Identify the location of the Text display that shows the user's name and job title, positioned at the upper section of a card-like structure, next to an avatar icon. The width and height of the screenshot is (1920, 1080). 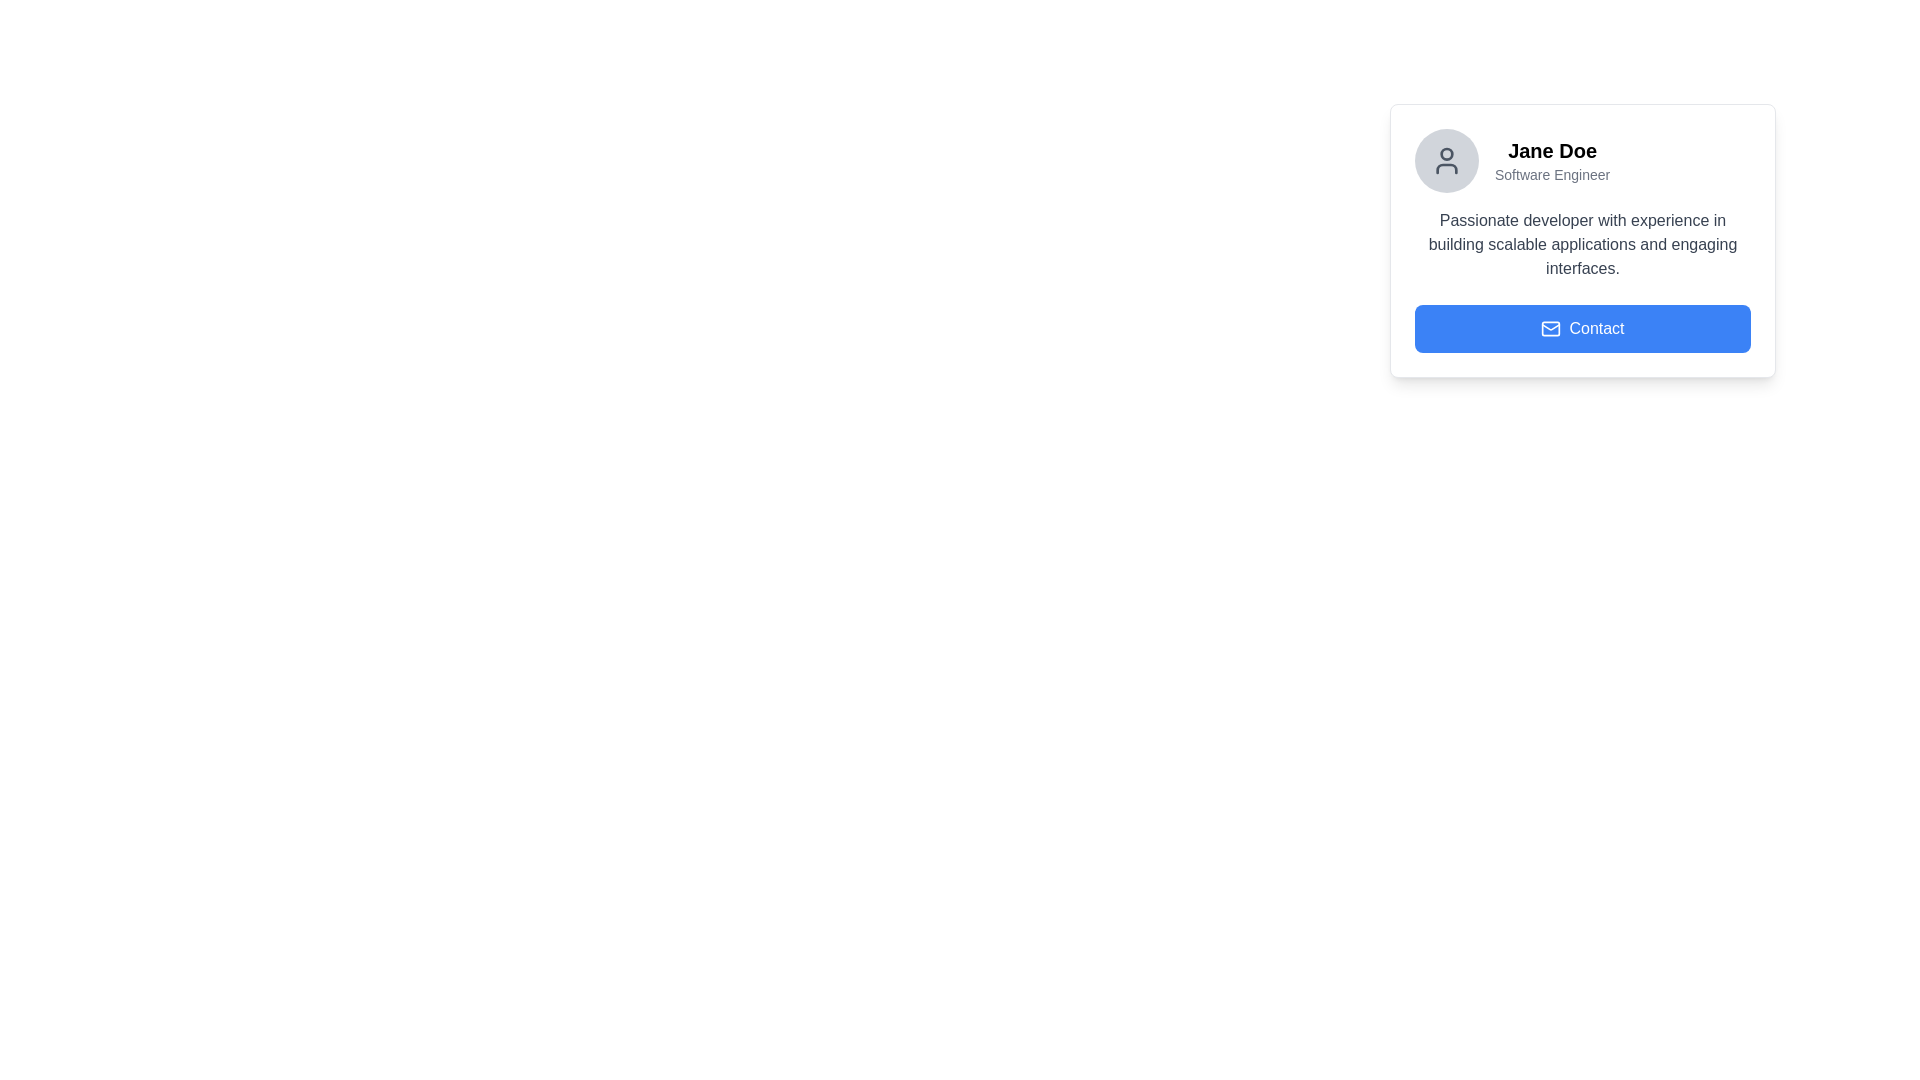
(1551, 160).